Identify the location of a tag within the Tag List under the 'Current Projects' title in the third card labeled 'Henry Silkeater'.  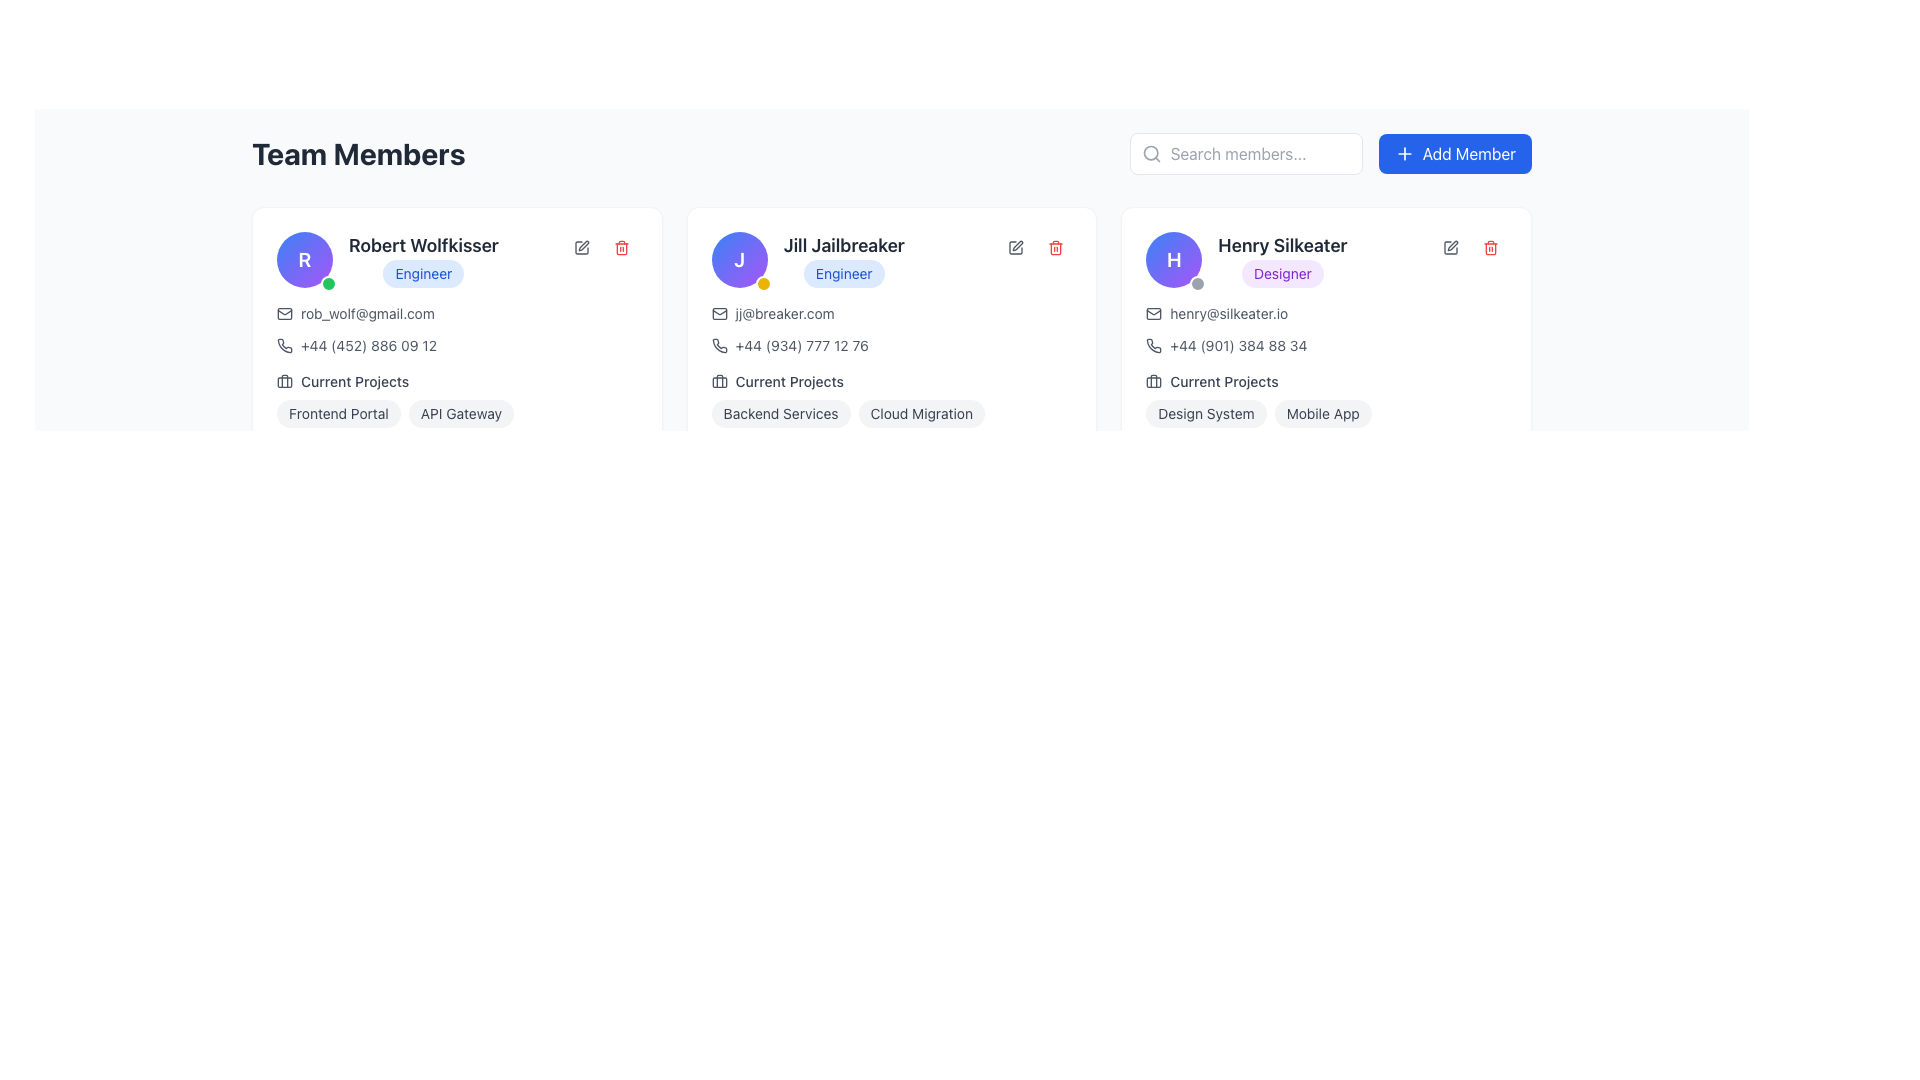
(1326, 400).